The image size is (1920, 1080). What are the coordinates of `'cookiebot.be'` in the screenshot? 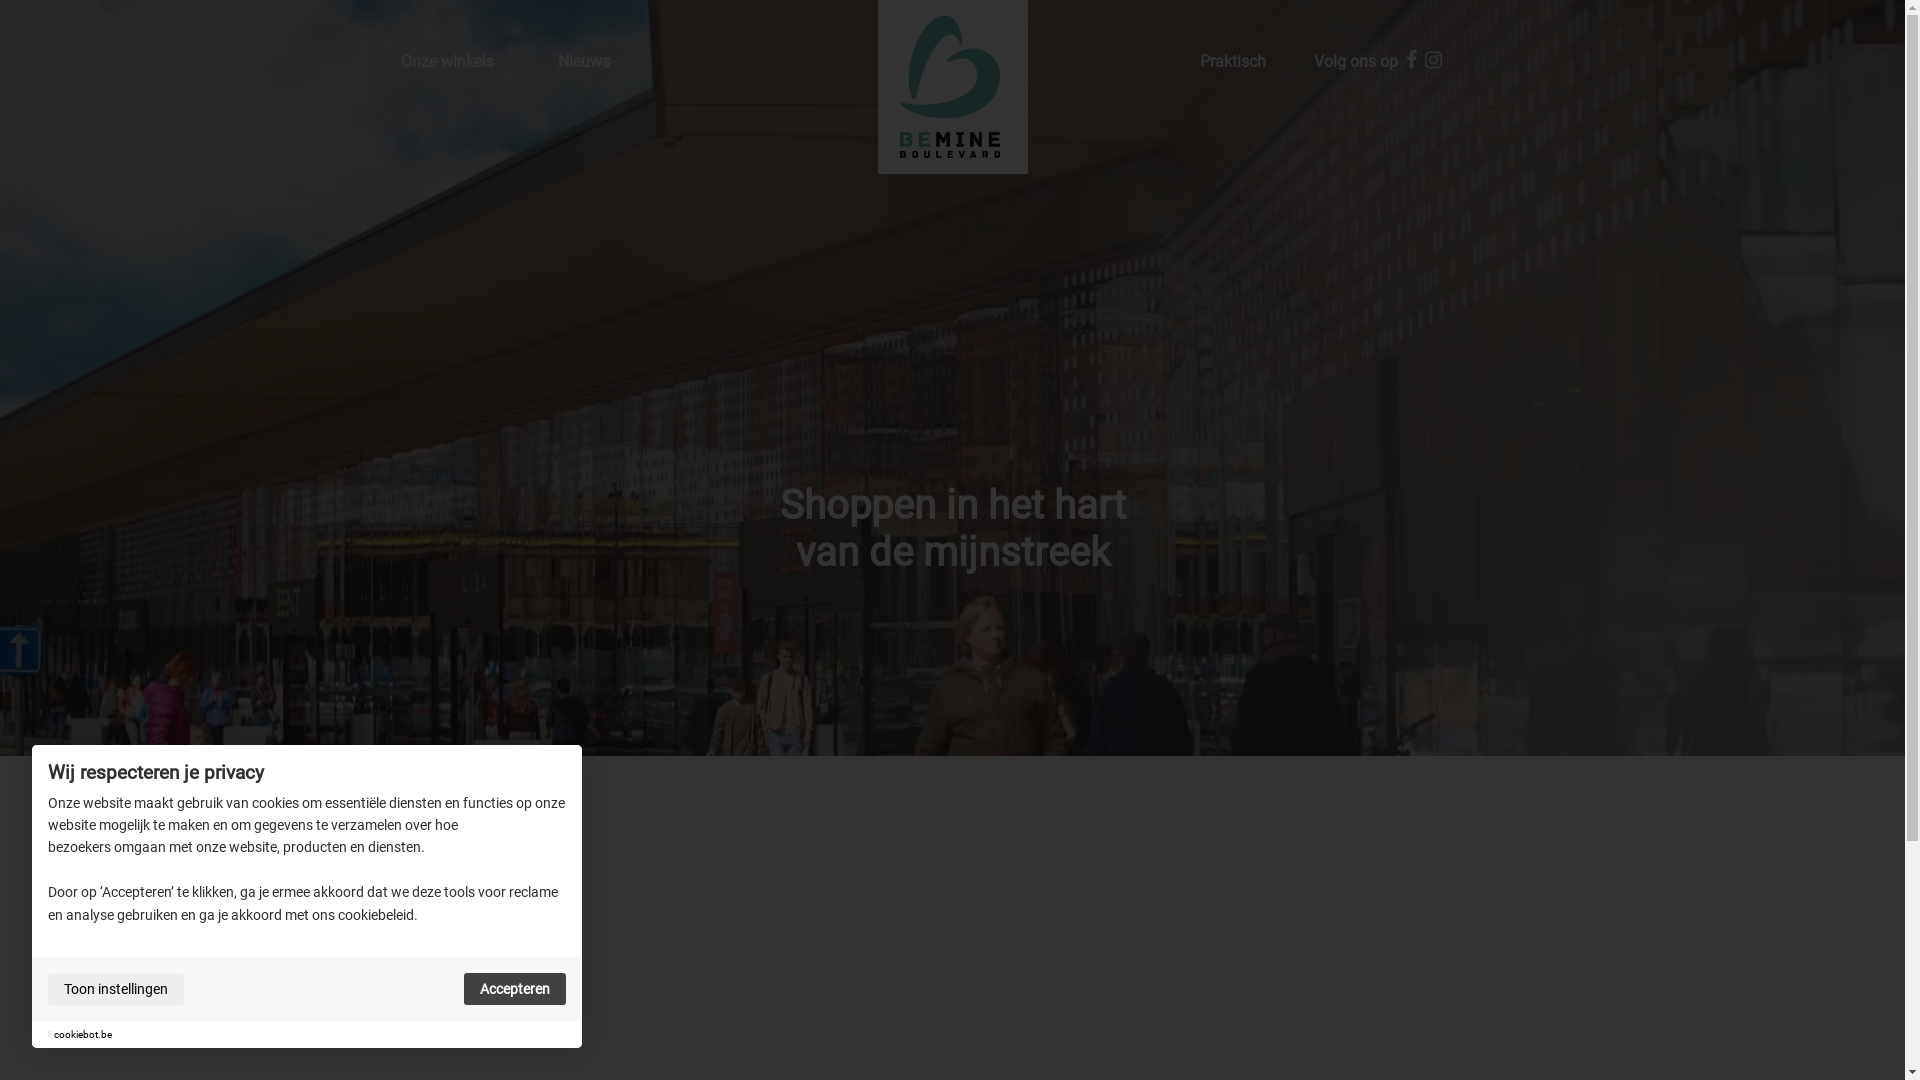 It's located at (81, 1034).